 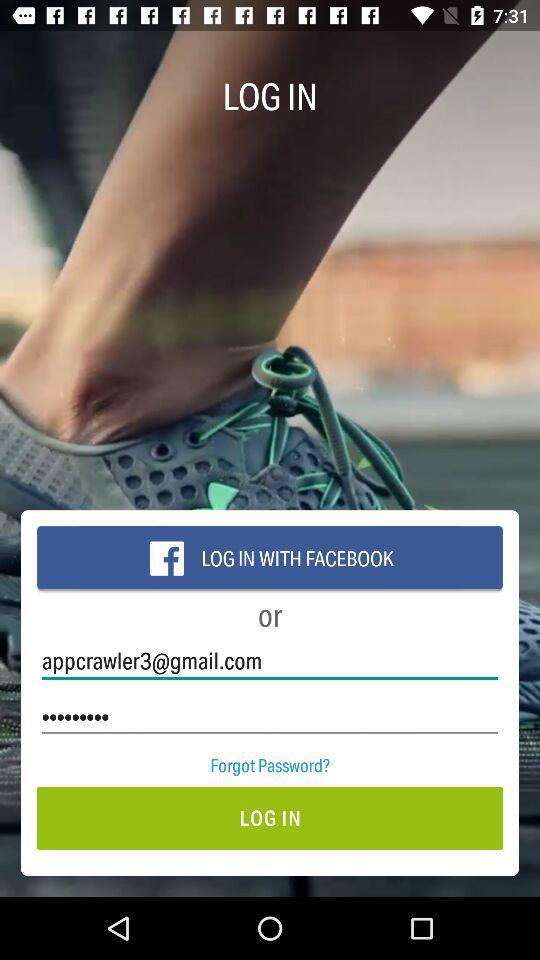 What do you see at coordinates (270, 764) in the screenshot?
I see `the forgot password? item` at bounding box center [270, 764].